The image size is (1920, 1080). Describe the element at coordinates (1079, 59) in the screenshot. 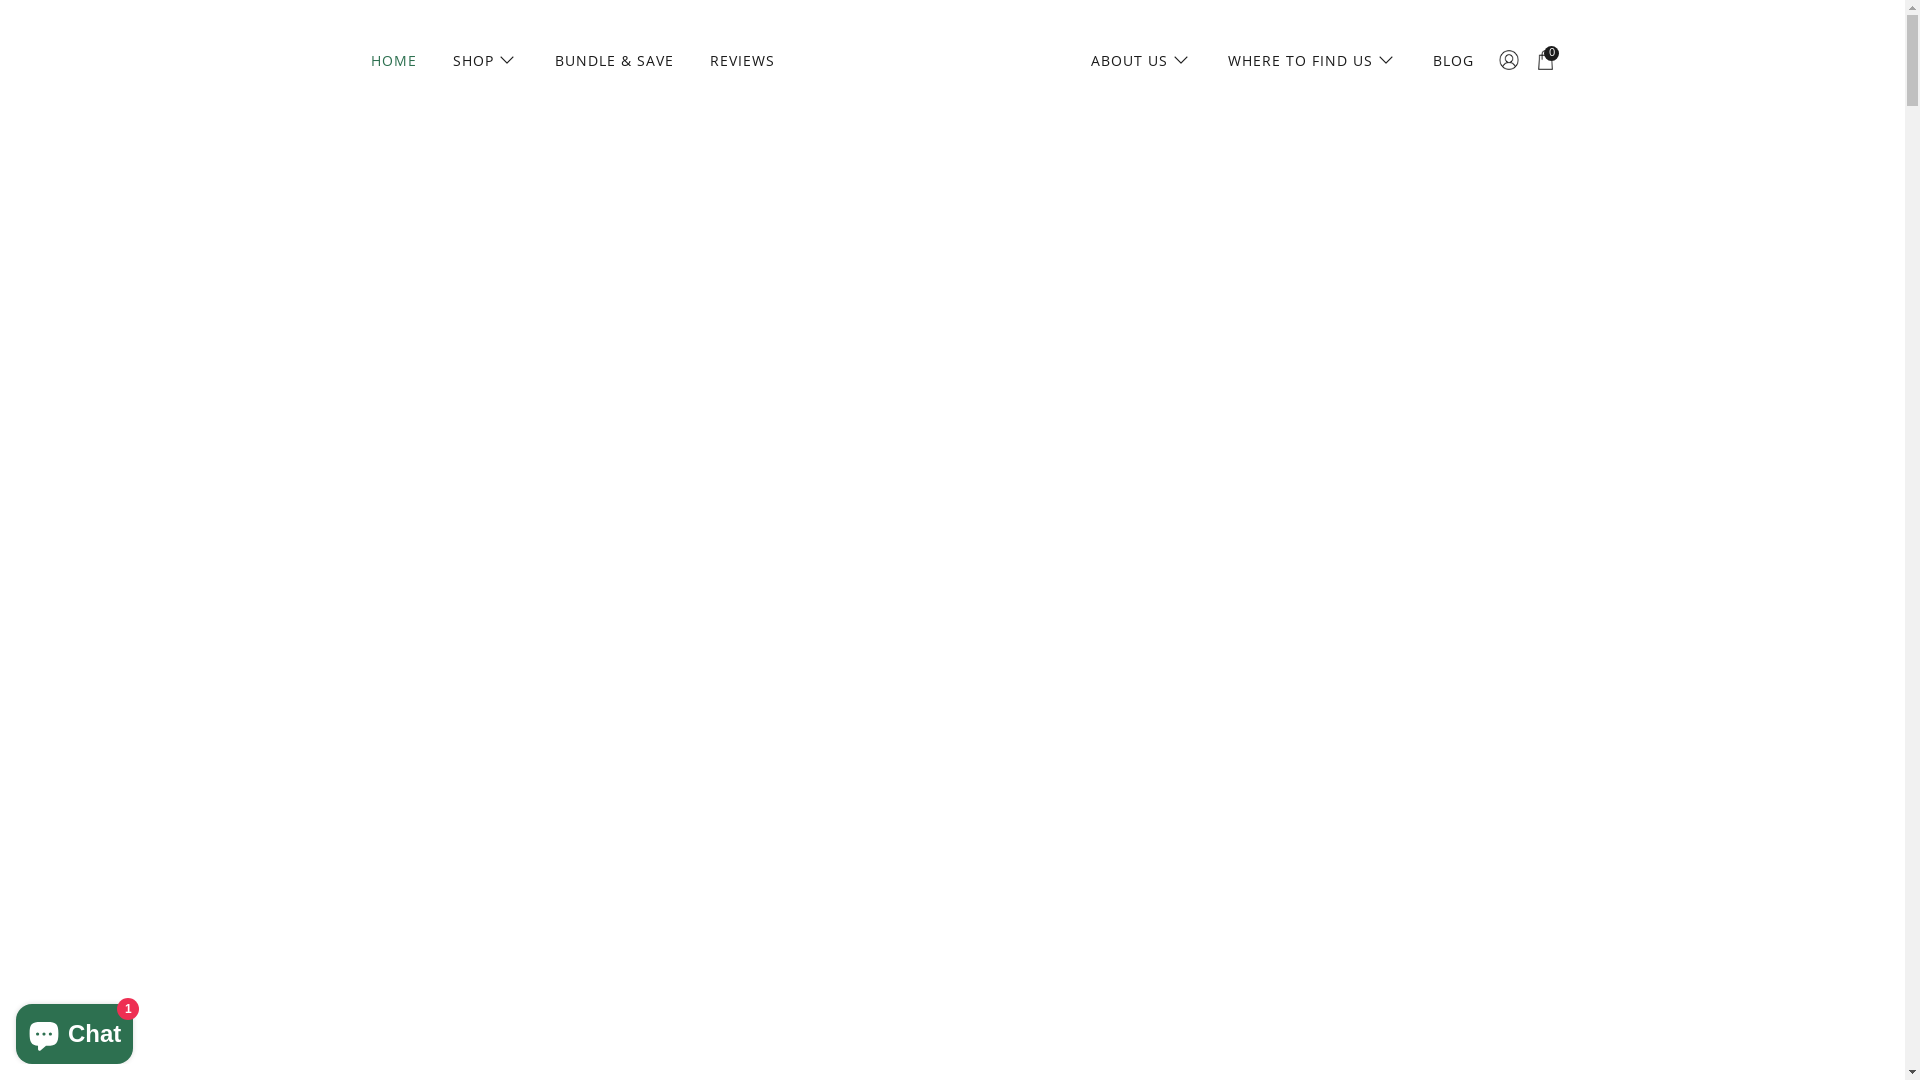

I see `'ABOUT US'` at that location.